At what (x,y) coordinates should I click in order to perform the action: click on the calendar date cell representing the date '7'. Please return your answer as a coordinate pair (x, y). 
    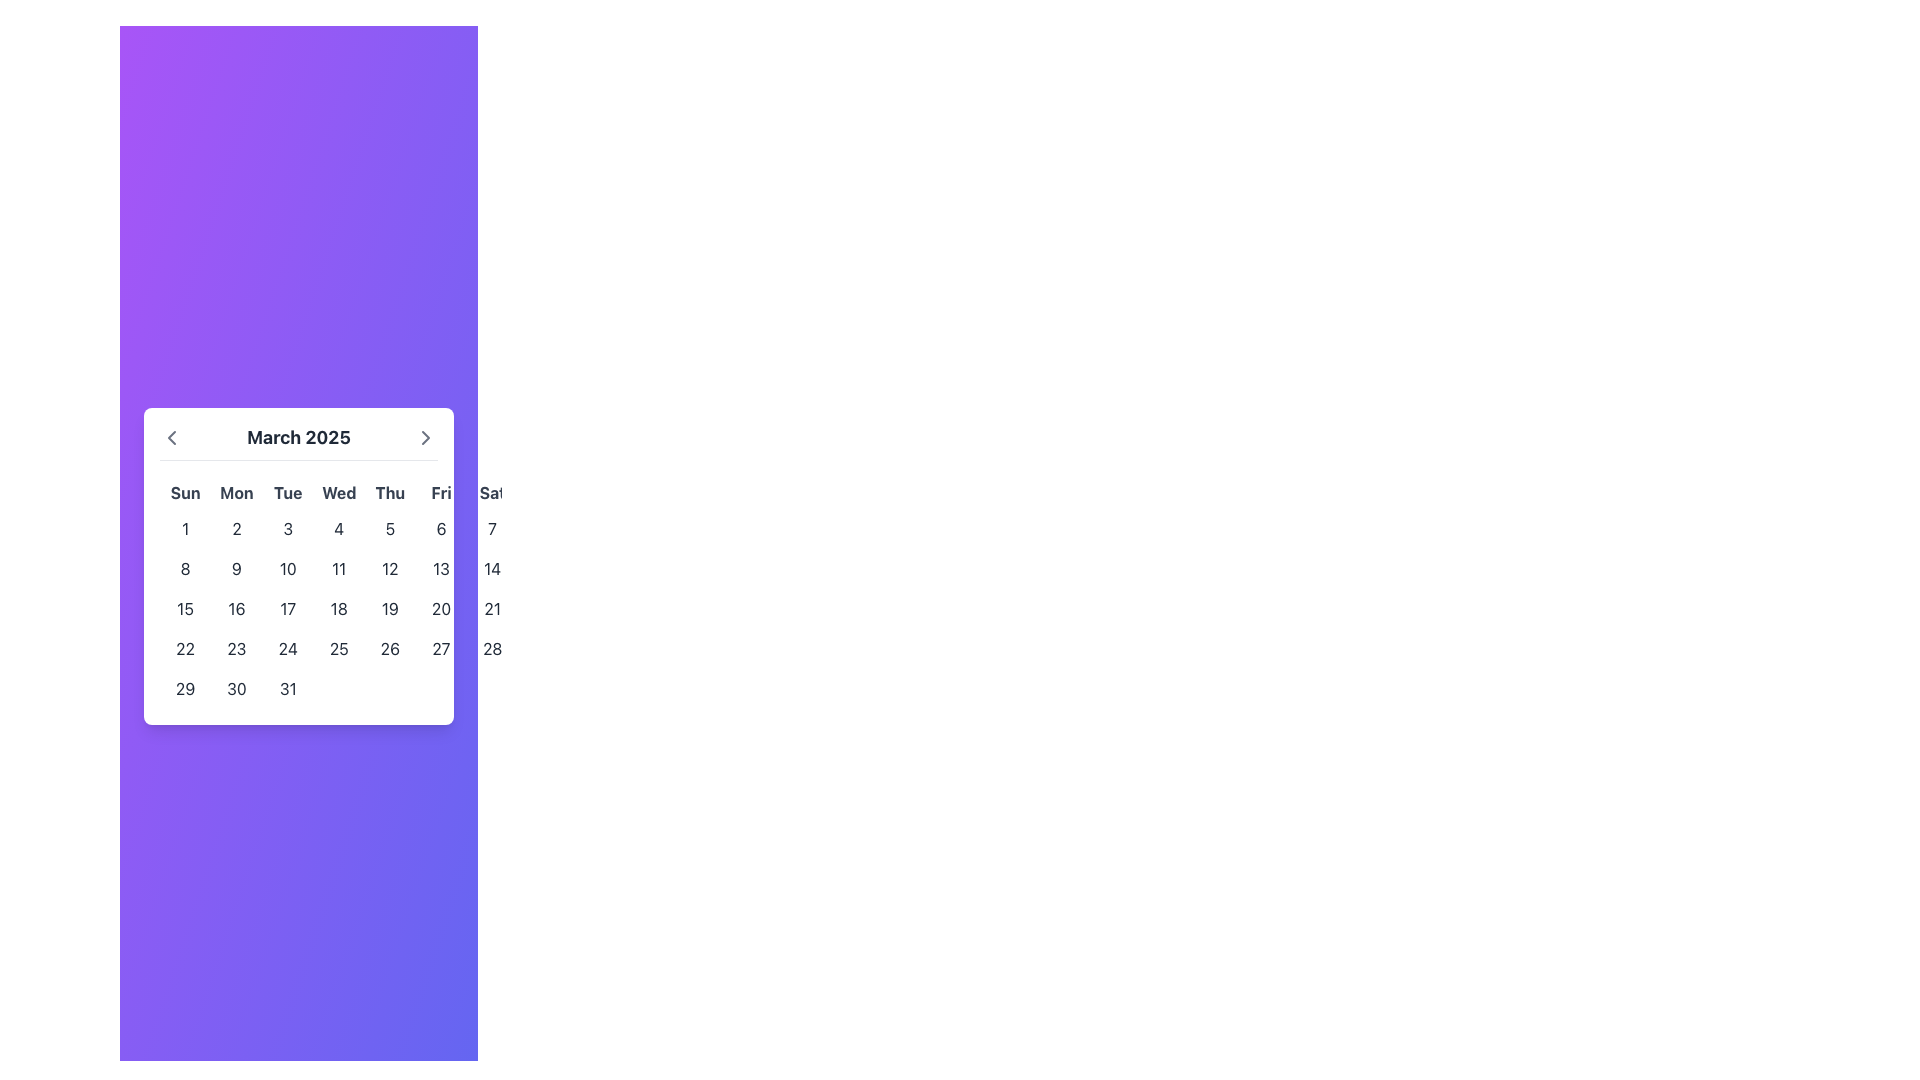
    Looking at the image, I should click on (492, 527).